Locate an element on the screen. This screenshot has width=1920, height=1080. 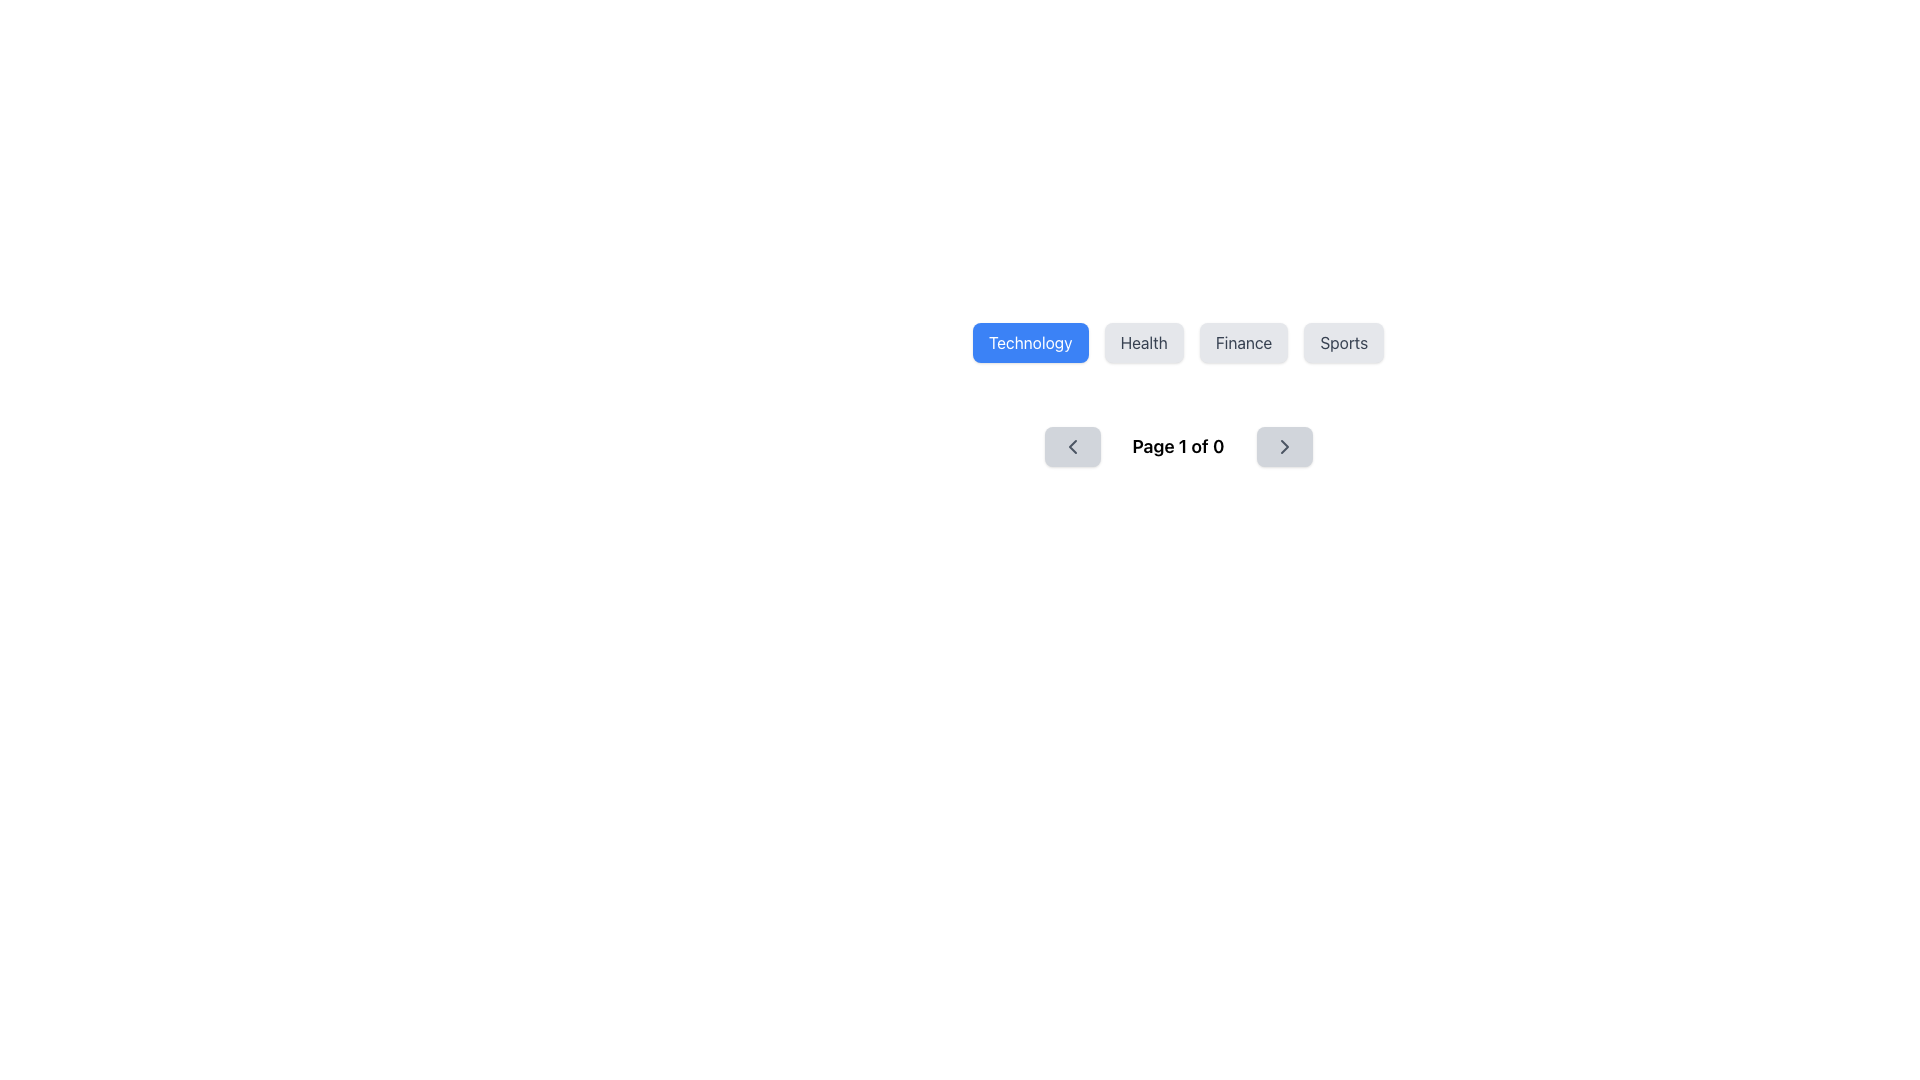
the 'Finance' button, which has a light gray background and rounded corners is located at coordinates (1242, 342).